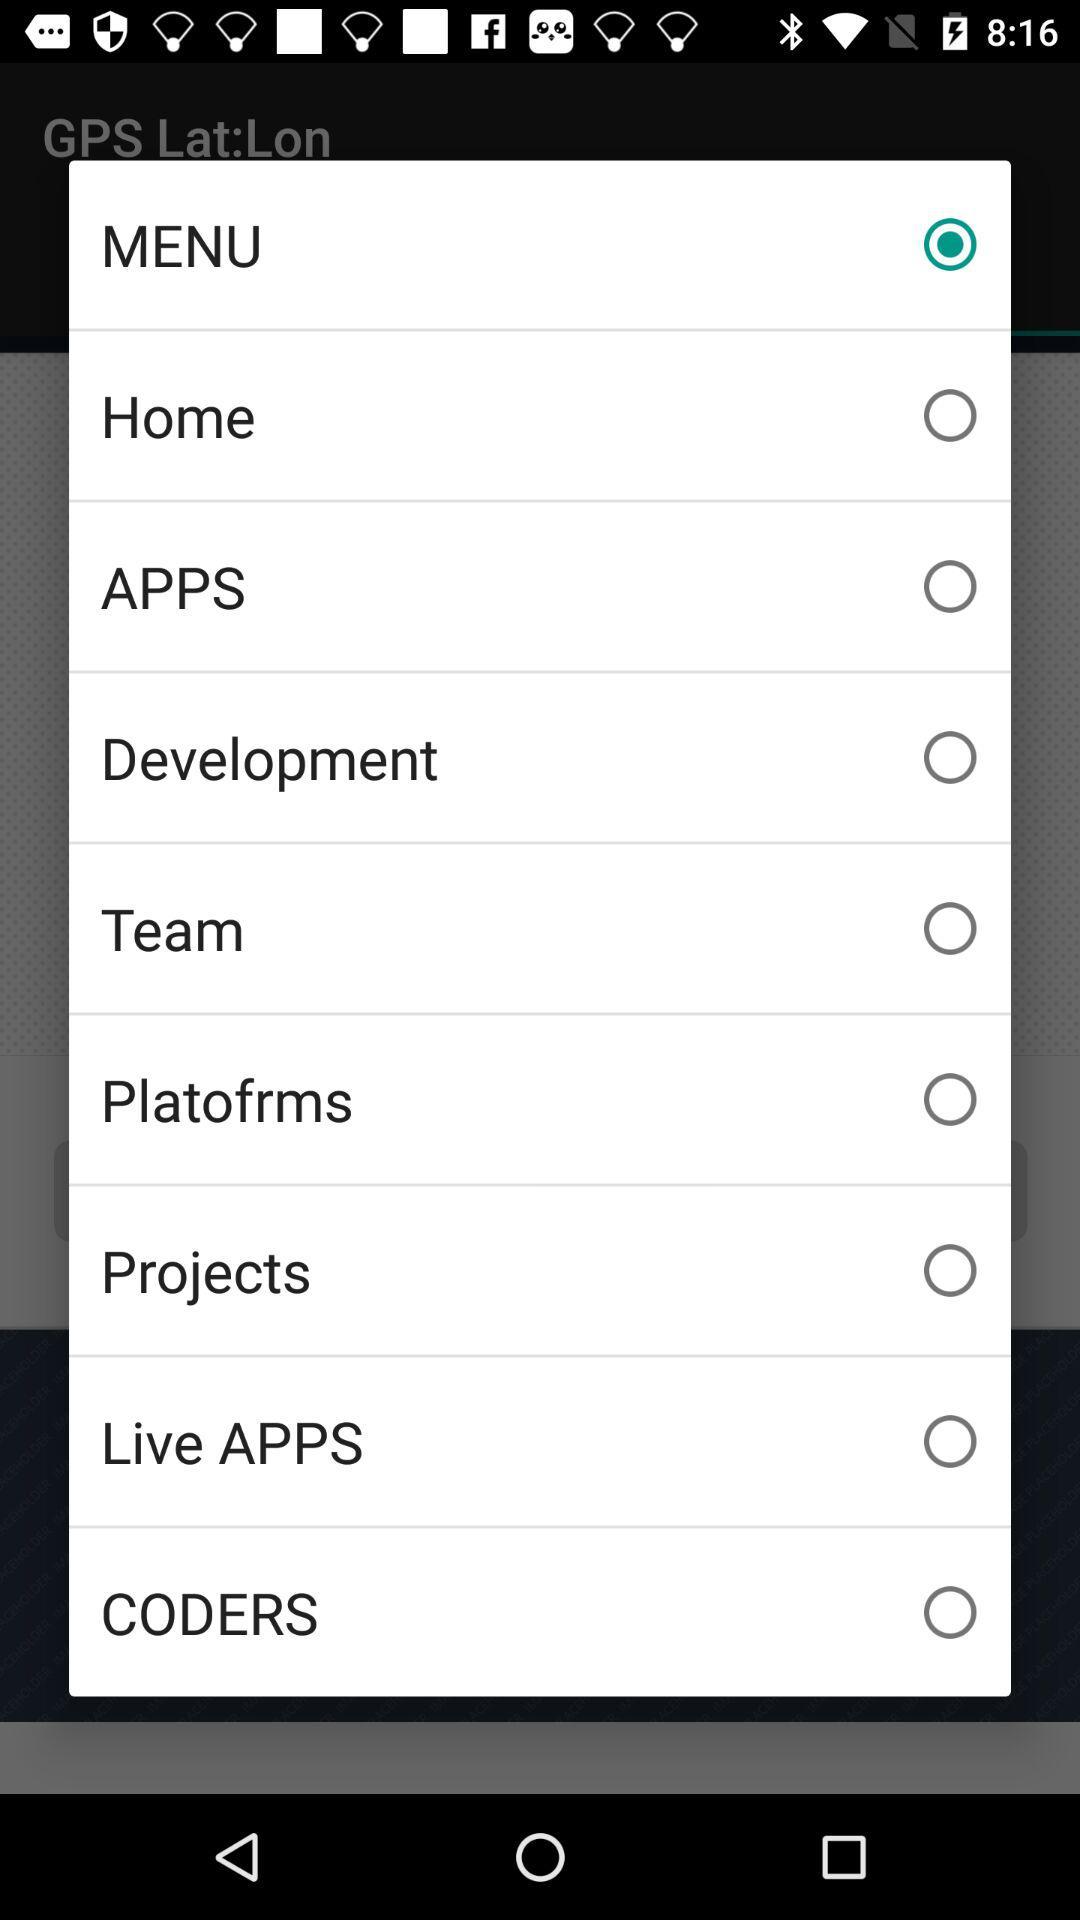 The height and width of the screenshot is (1920, 1080). I want to click on development item, so click(540, 756).